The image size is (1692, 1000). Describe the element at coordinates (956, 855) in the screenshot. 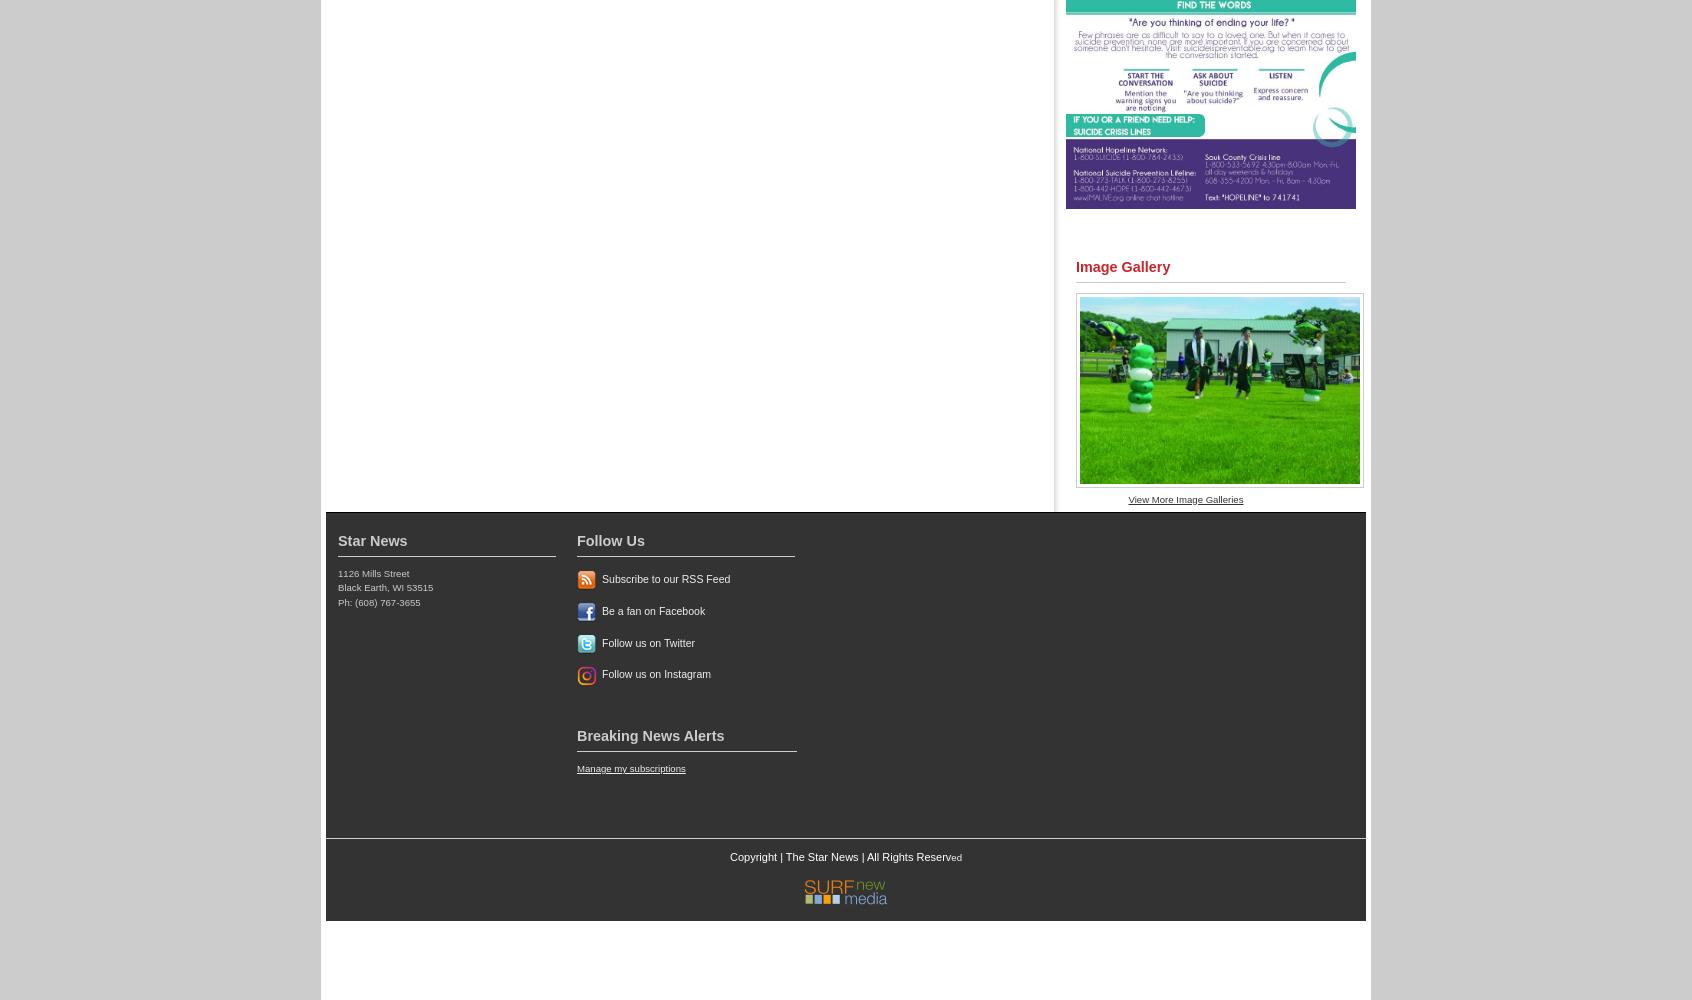

I see `'ed'` at that location.